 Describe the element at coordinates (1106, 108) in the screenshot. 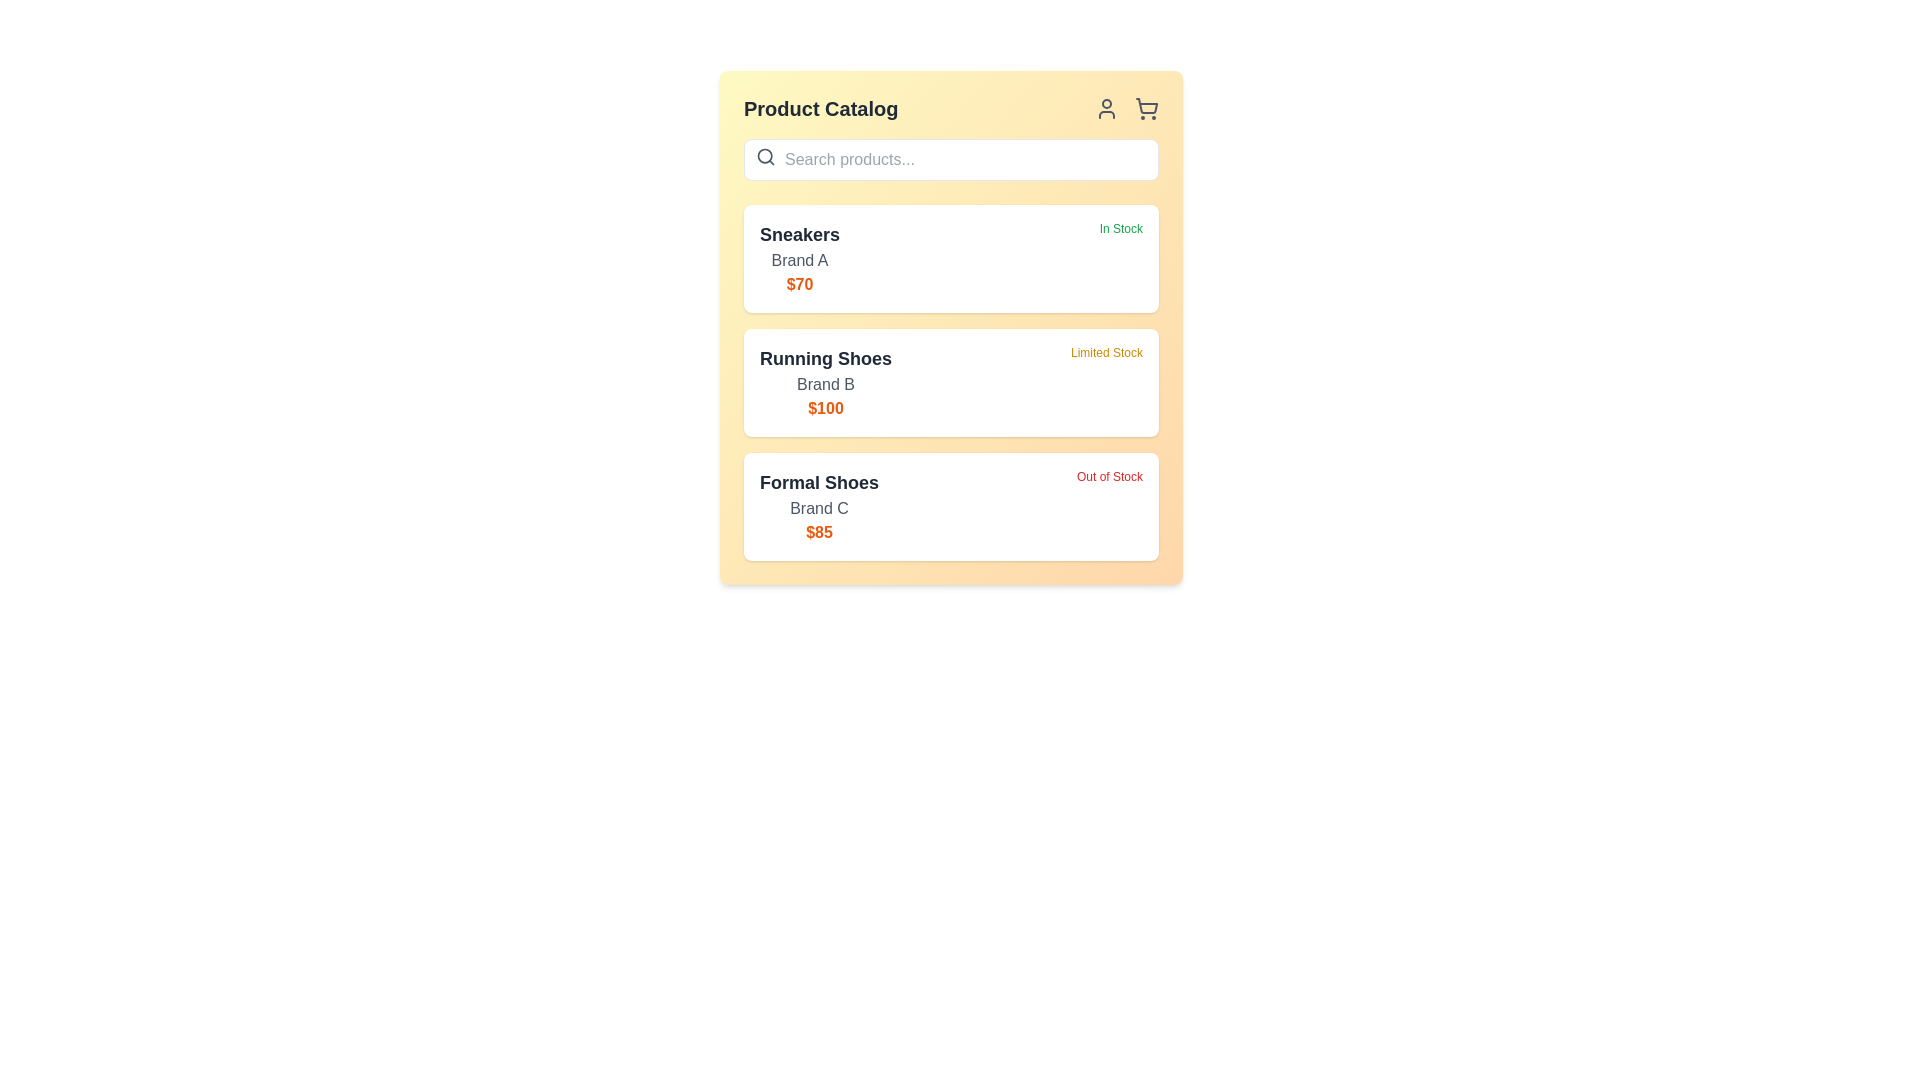

I see `the user profile silhouette icon located at the top-right corner of the section` at that location.